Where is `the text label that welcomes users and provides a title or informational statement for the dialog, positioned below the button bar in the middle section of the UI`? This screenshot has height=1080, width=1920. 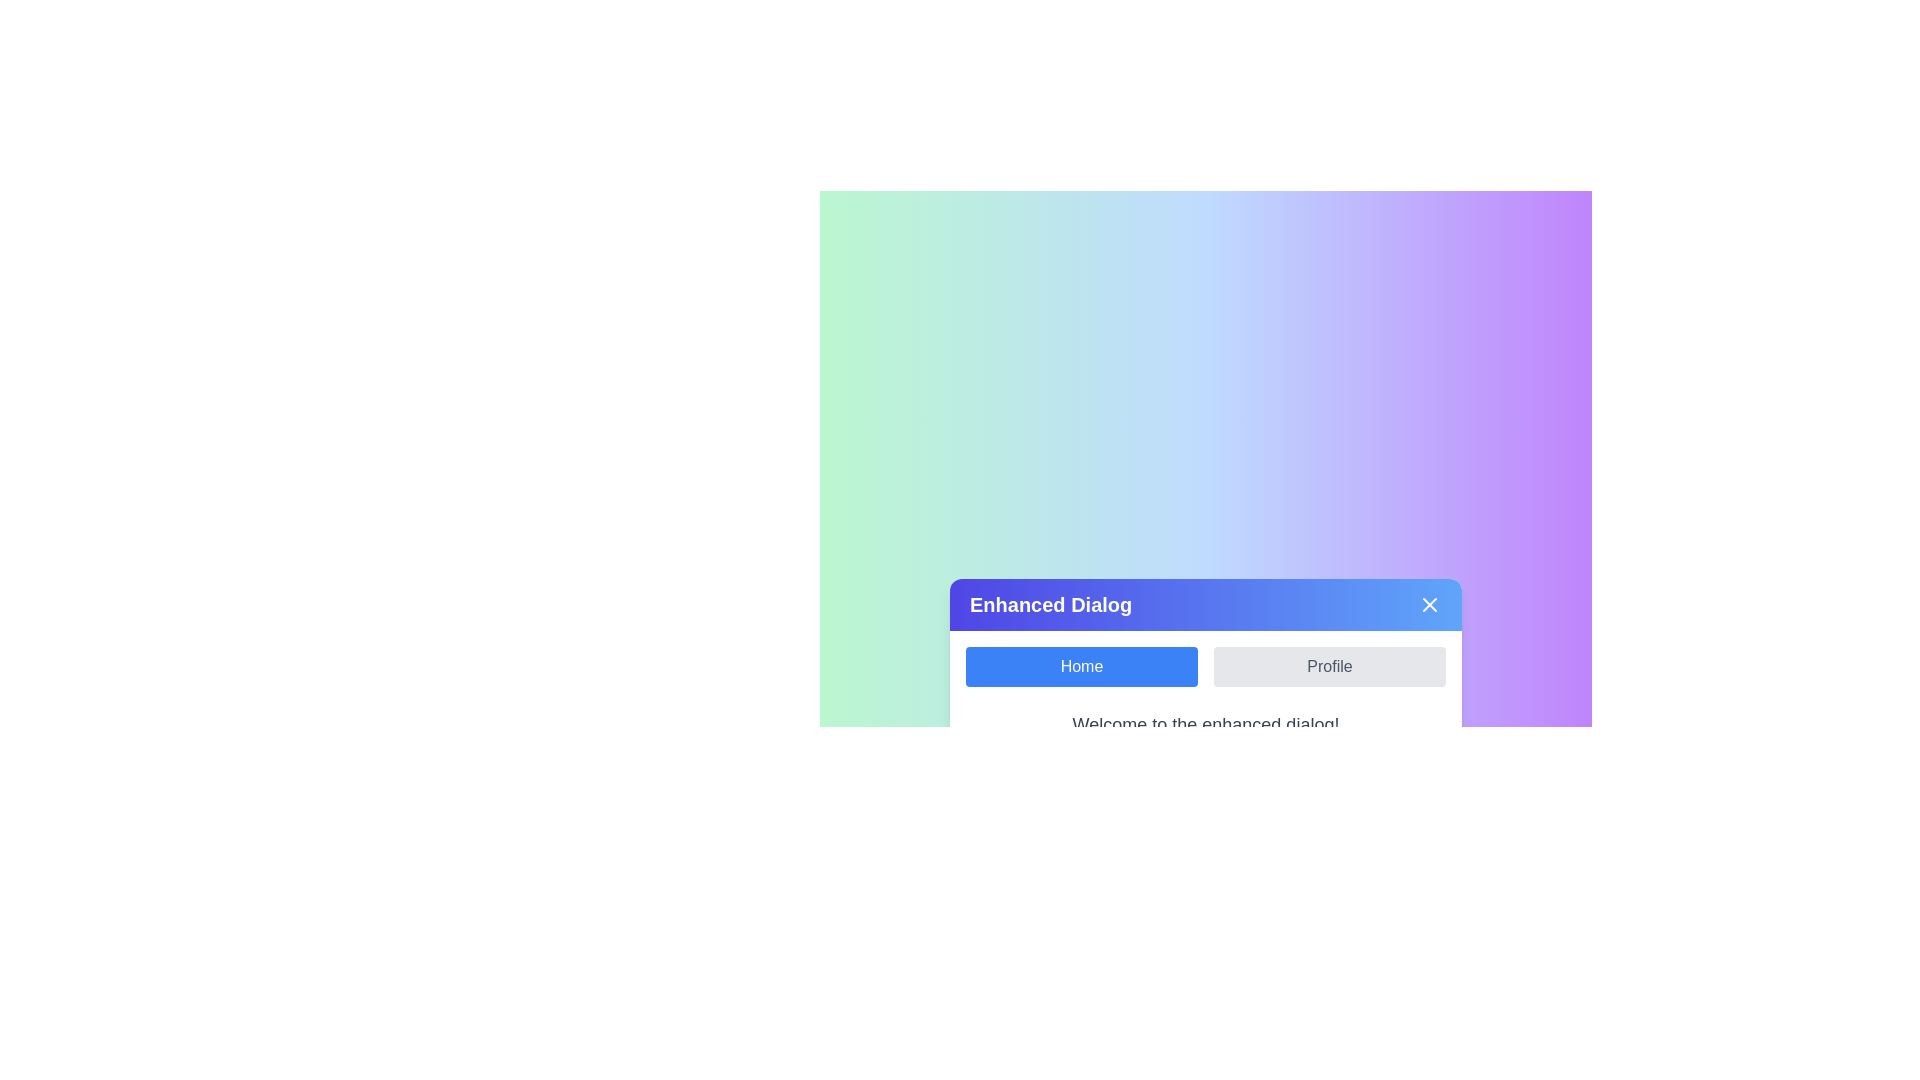
the text label that welcomes users and provides a title or informational statement for the dialog, positioned below the button bar in the middle section of the UI is located at coordinates (1204, 725).